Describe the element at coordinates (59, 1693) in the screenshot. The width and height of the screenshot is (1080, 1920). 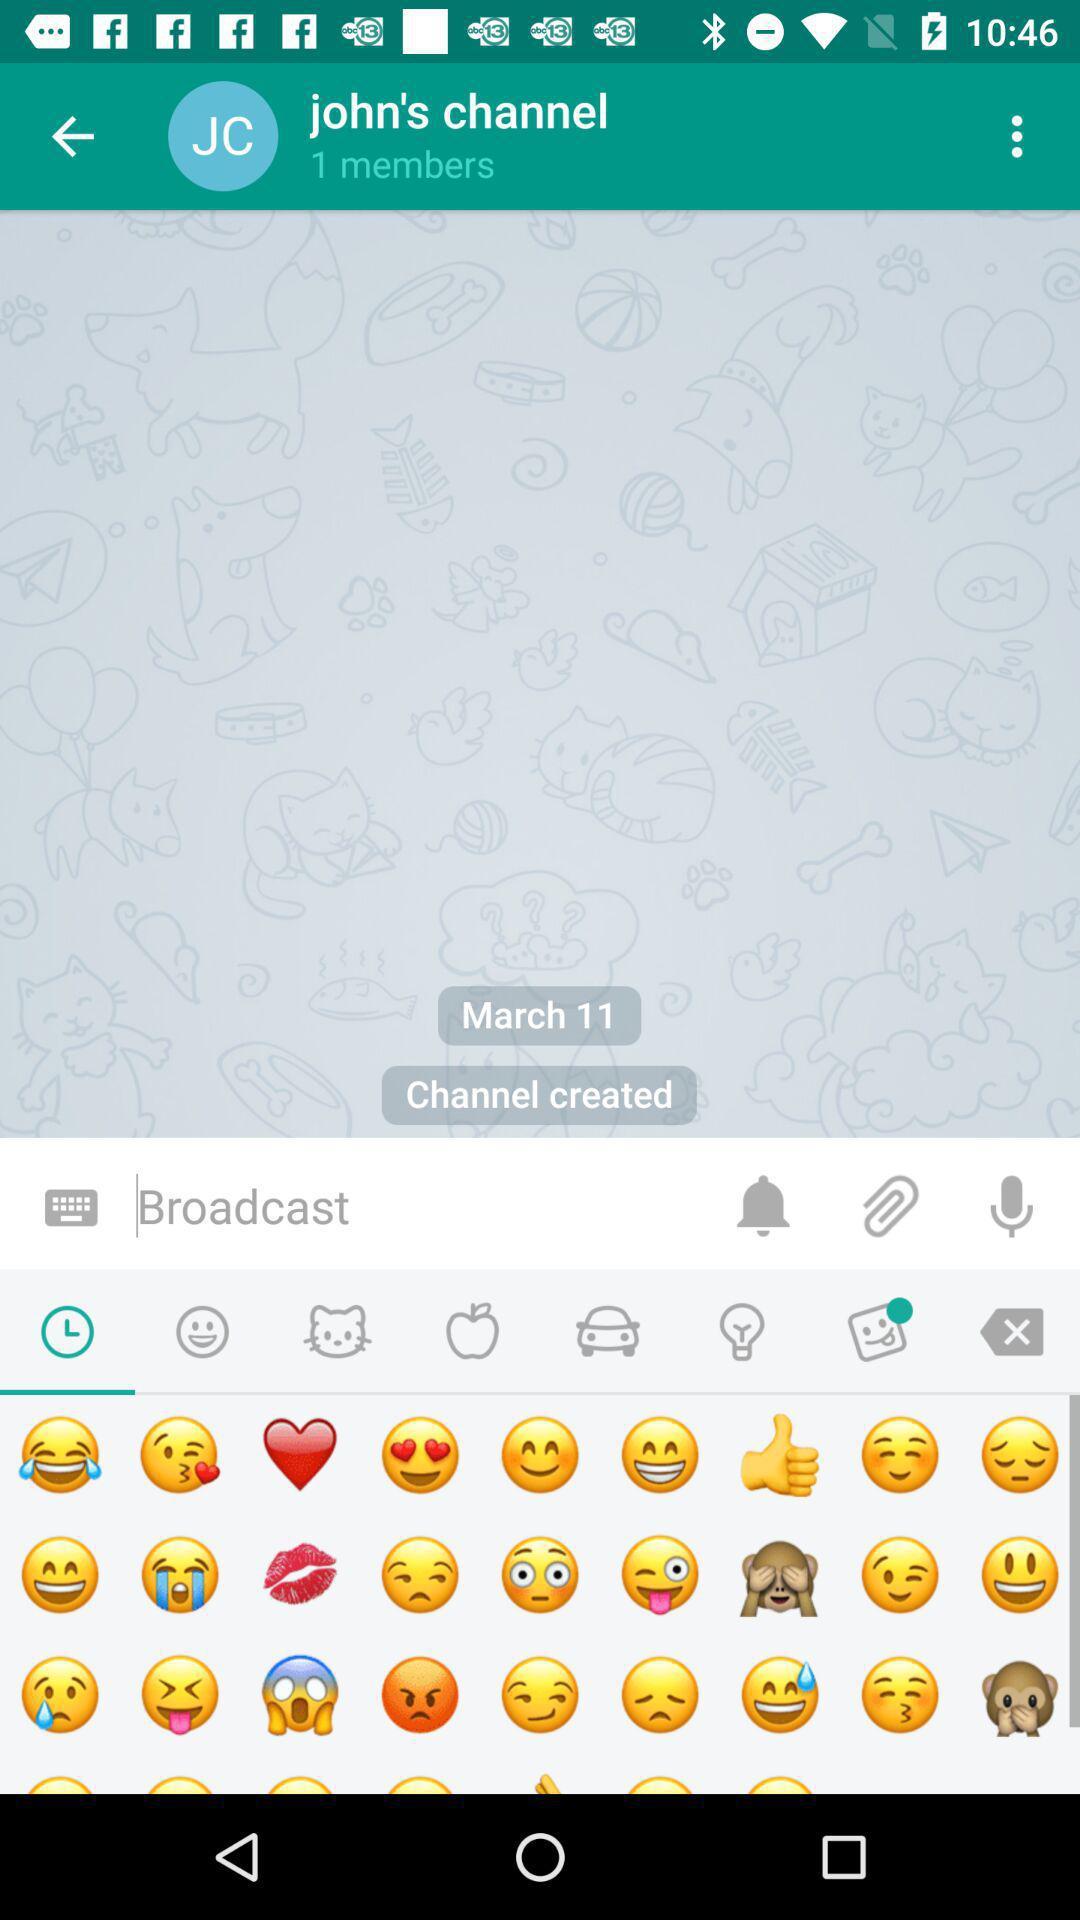
I see `the emoji icon` at that location.